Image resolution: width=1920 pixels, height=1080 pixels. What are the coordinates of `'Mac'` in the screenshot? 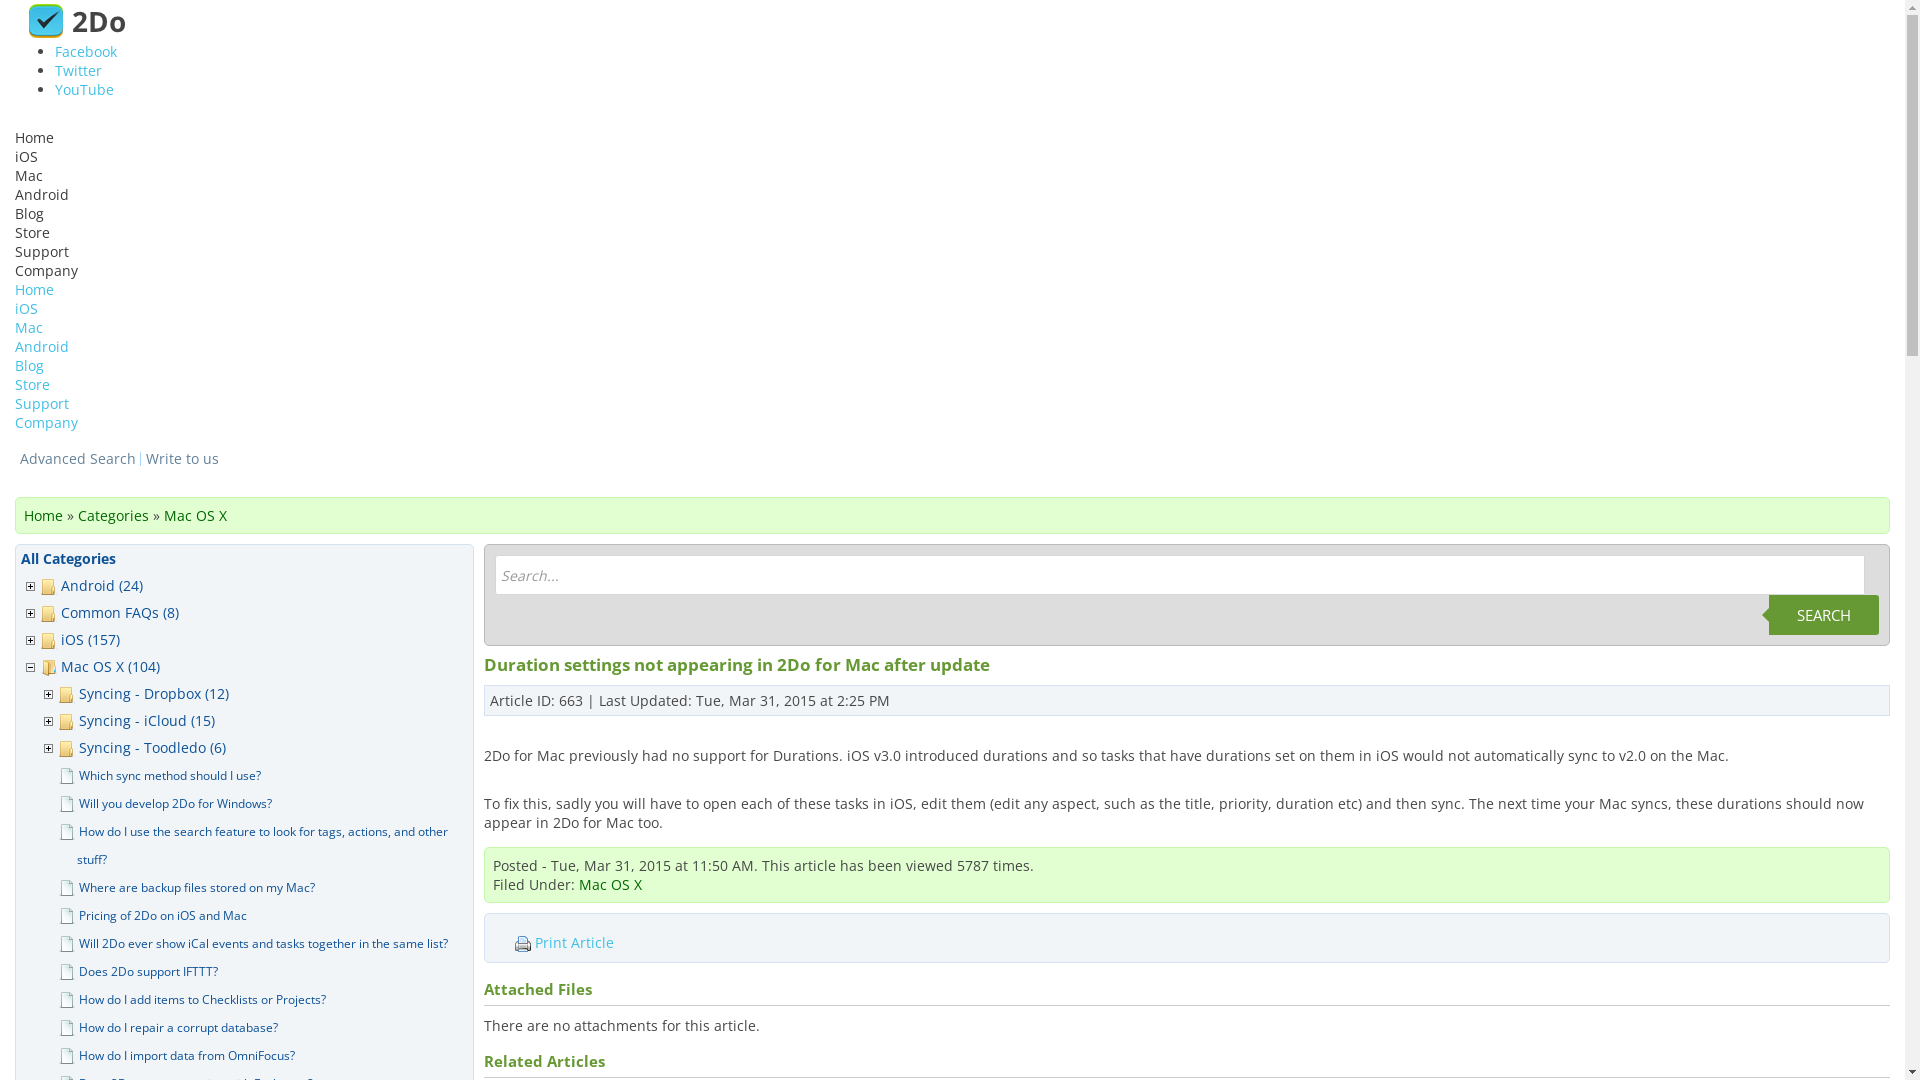 It's located at (14, 326).